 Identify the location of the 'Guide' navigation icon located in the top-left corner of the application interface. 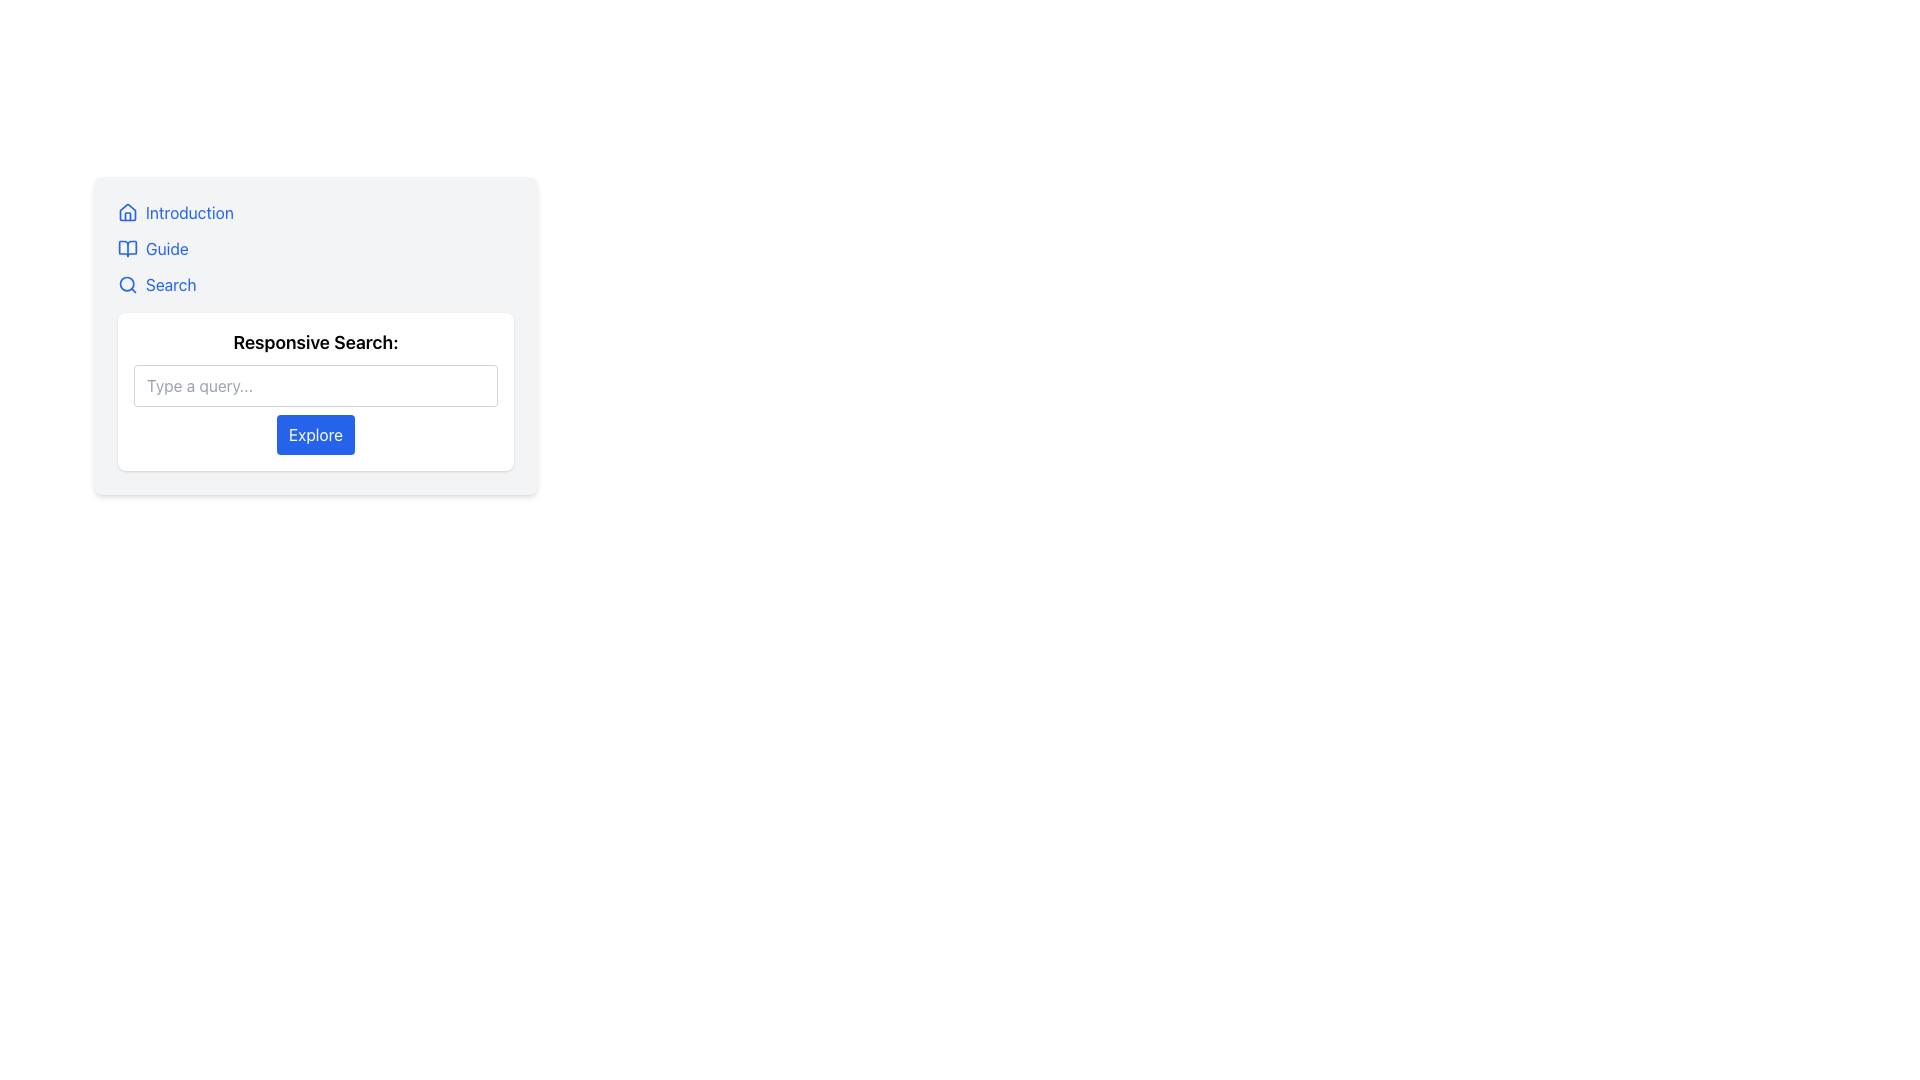
(127, 248).